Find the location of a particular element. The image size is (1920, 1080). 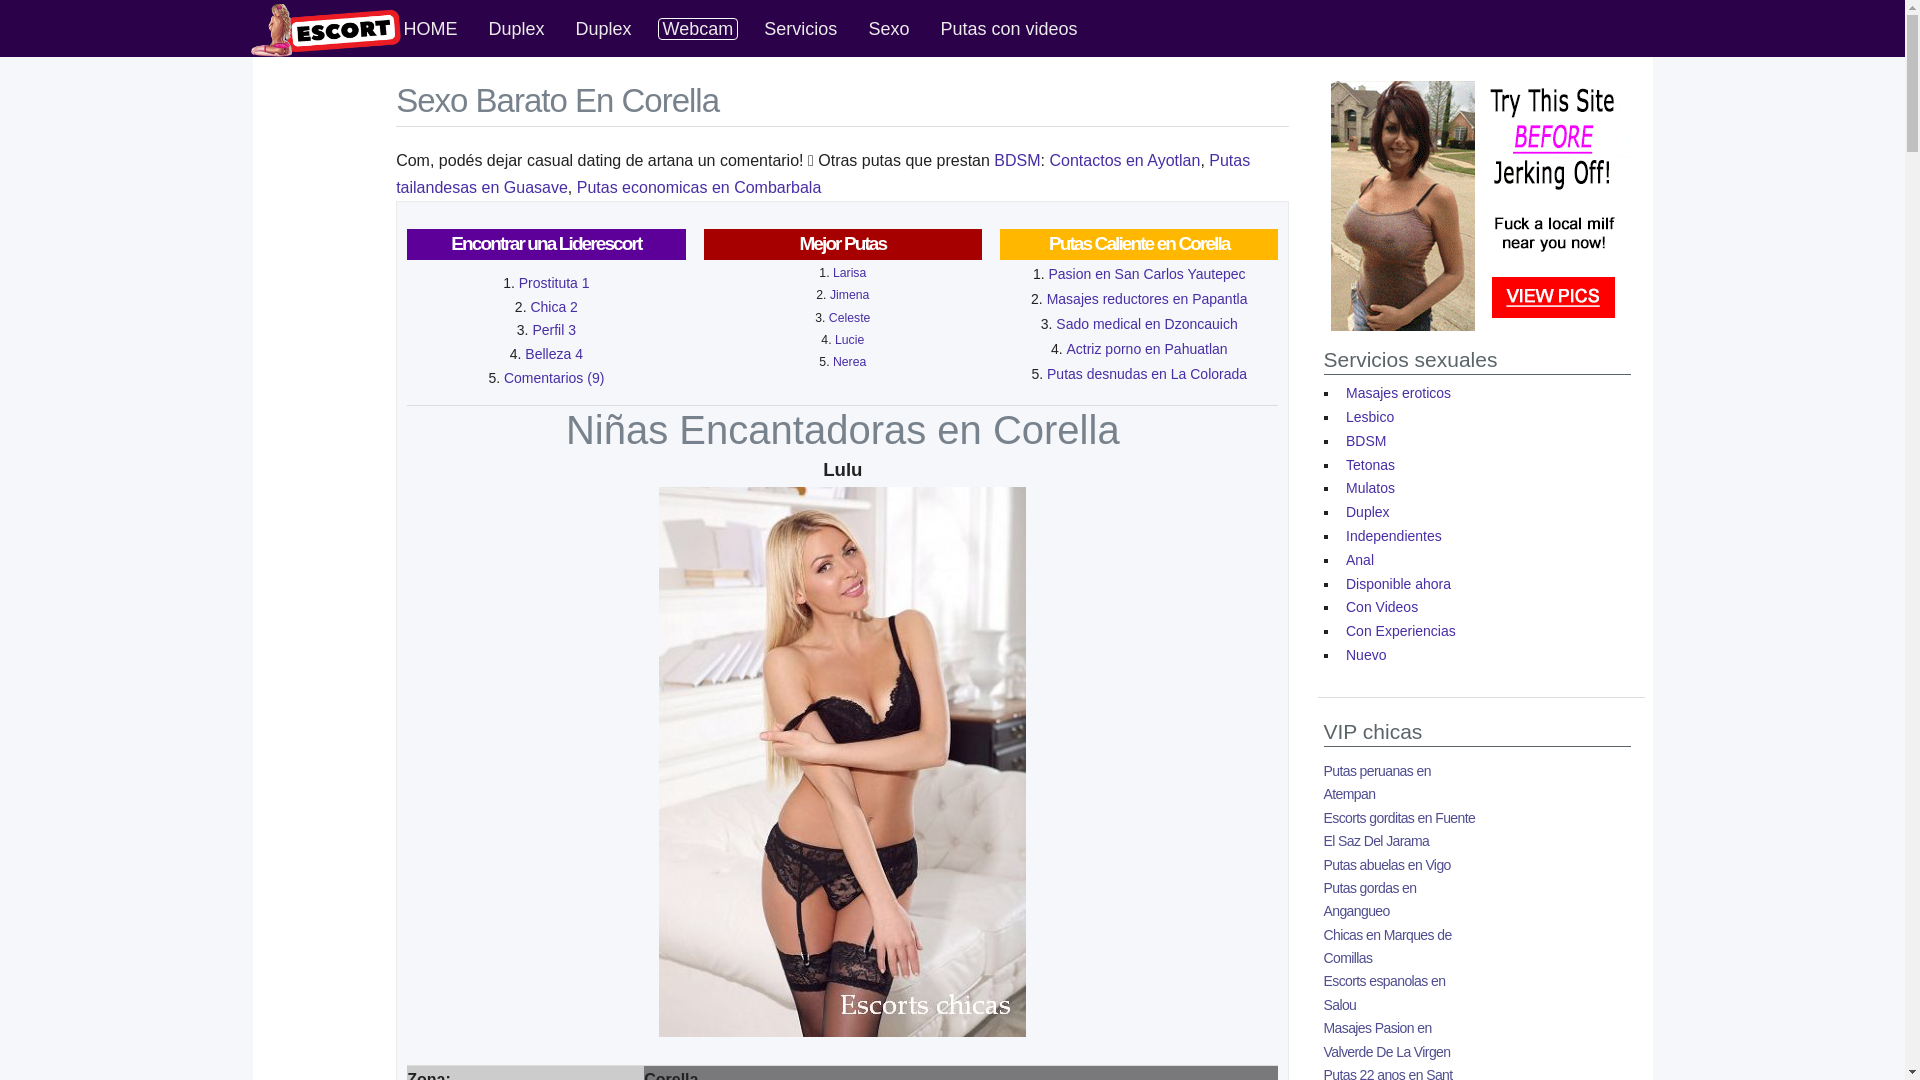

'Masajes reductores en Papantla' is located at coordinates (1147, 299).